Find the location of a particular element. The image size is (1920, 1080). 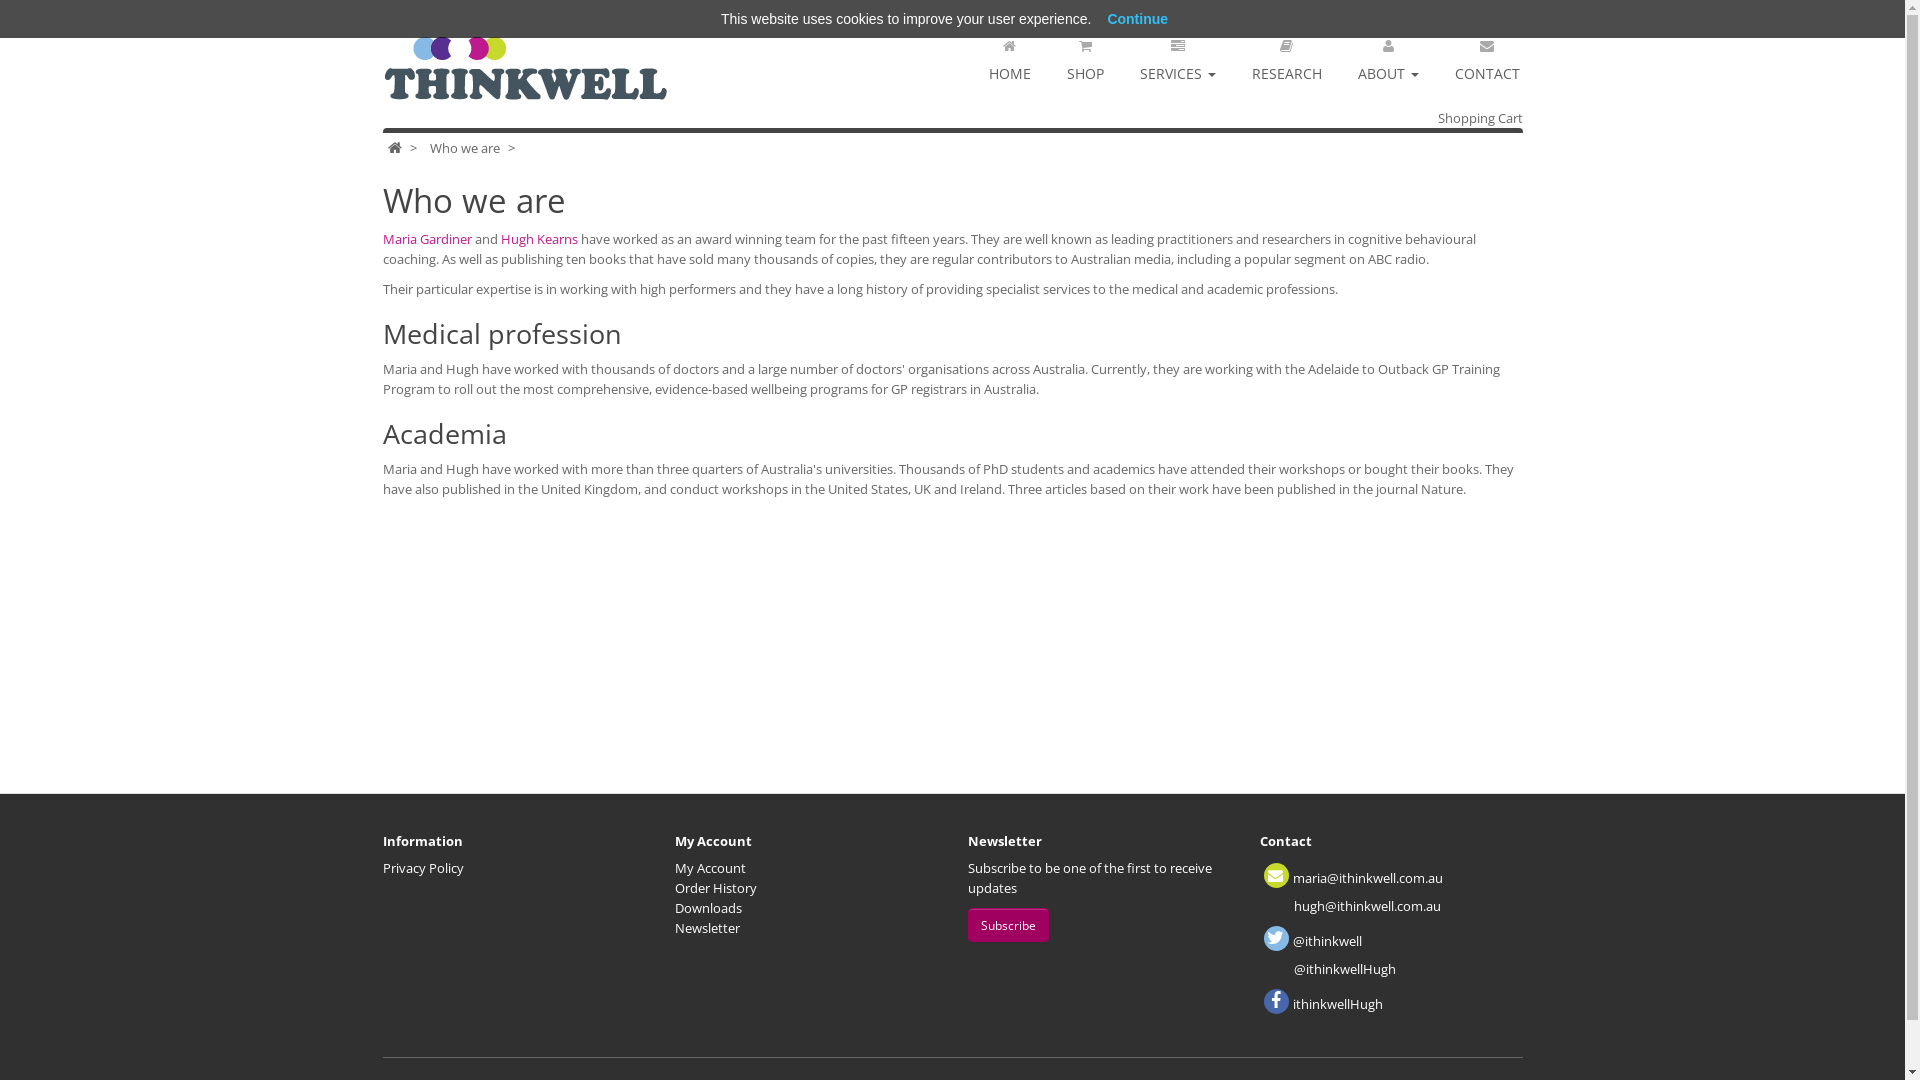

'Order History' is located at coordinates (715, 886).